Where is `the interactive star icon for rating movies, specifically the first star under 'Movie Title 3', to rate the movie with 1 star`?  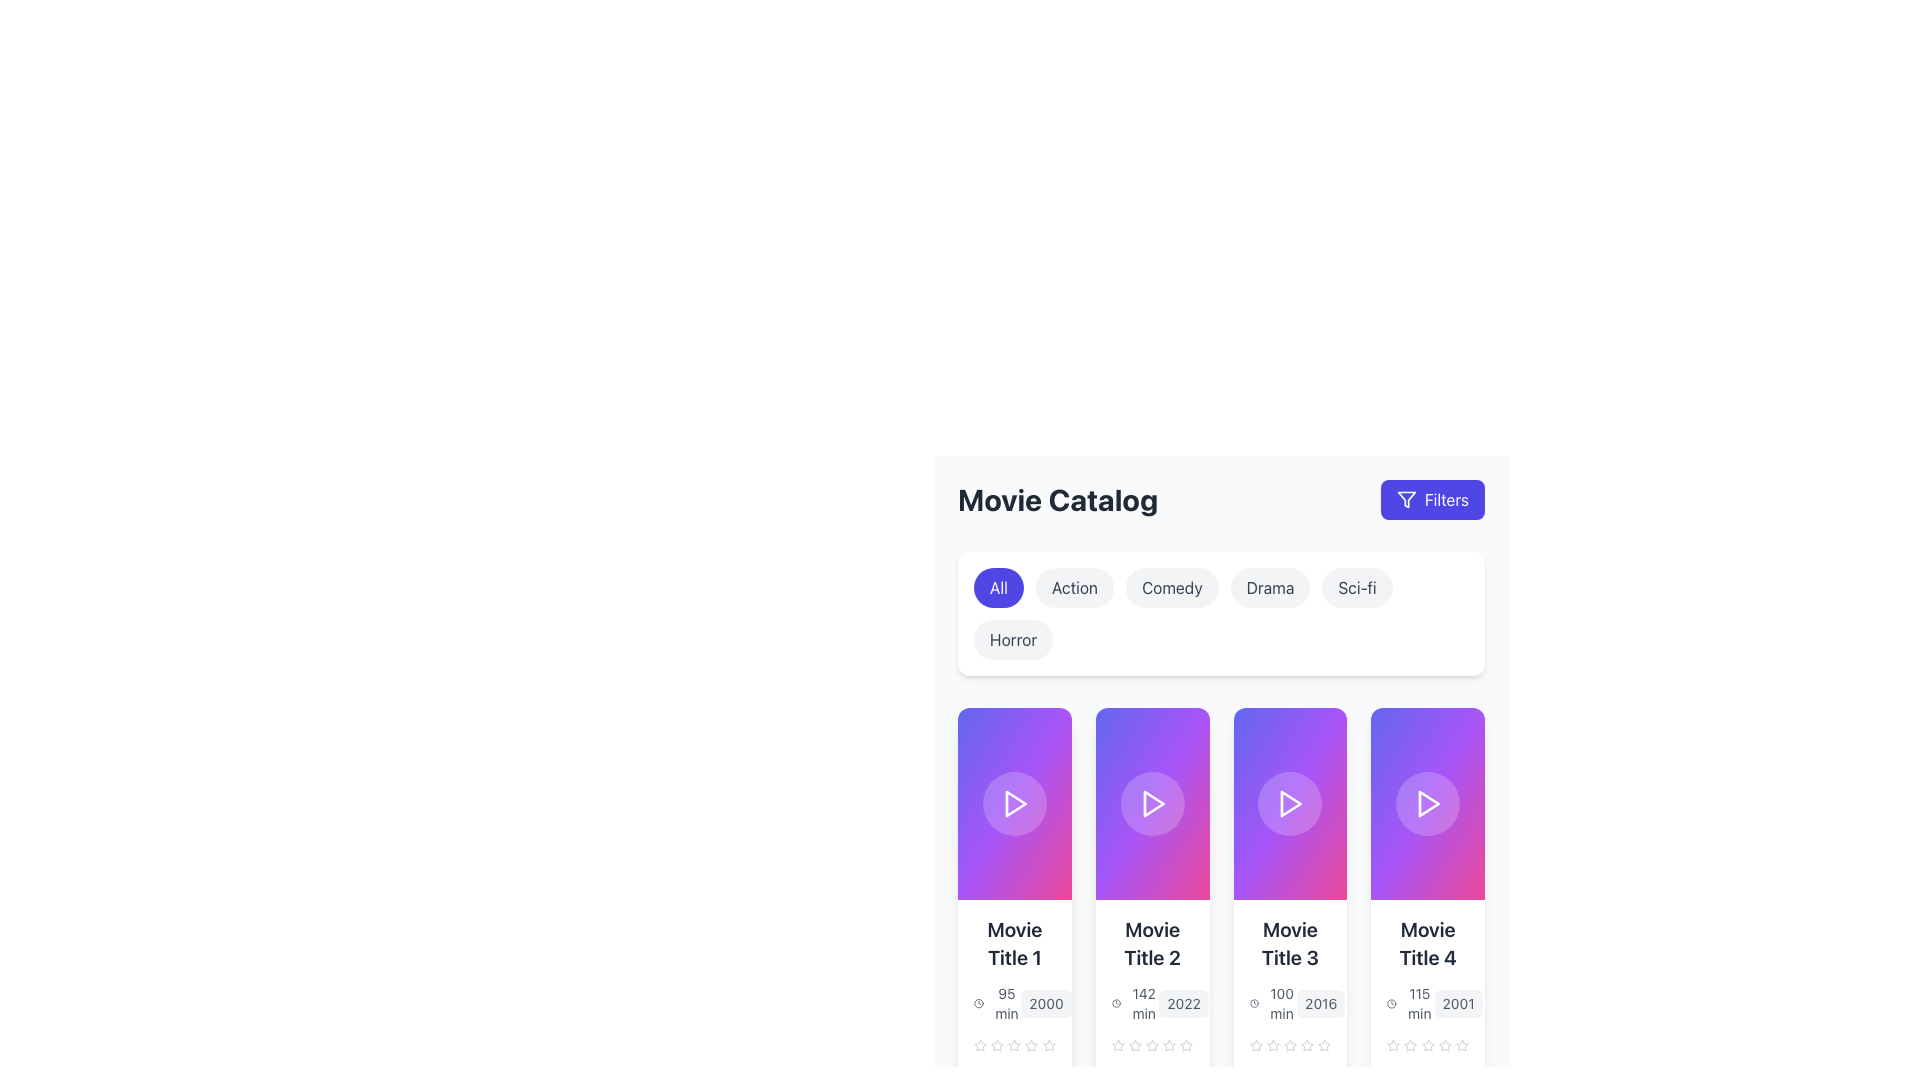
the interactive star icon for rating movies, specifically the first star under 'Movie Title 3', to rate the movie with 1 star is located at coordinates (1255, 1044).